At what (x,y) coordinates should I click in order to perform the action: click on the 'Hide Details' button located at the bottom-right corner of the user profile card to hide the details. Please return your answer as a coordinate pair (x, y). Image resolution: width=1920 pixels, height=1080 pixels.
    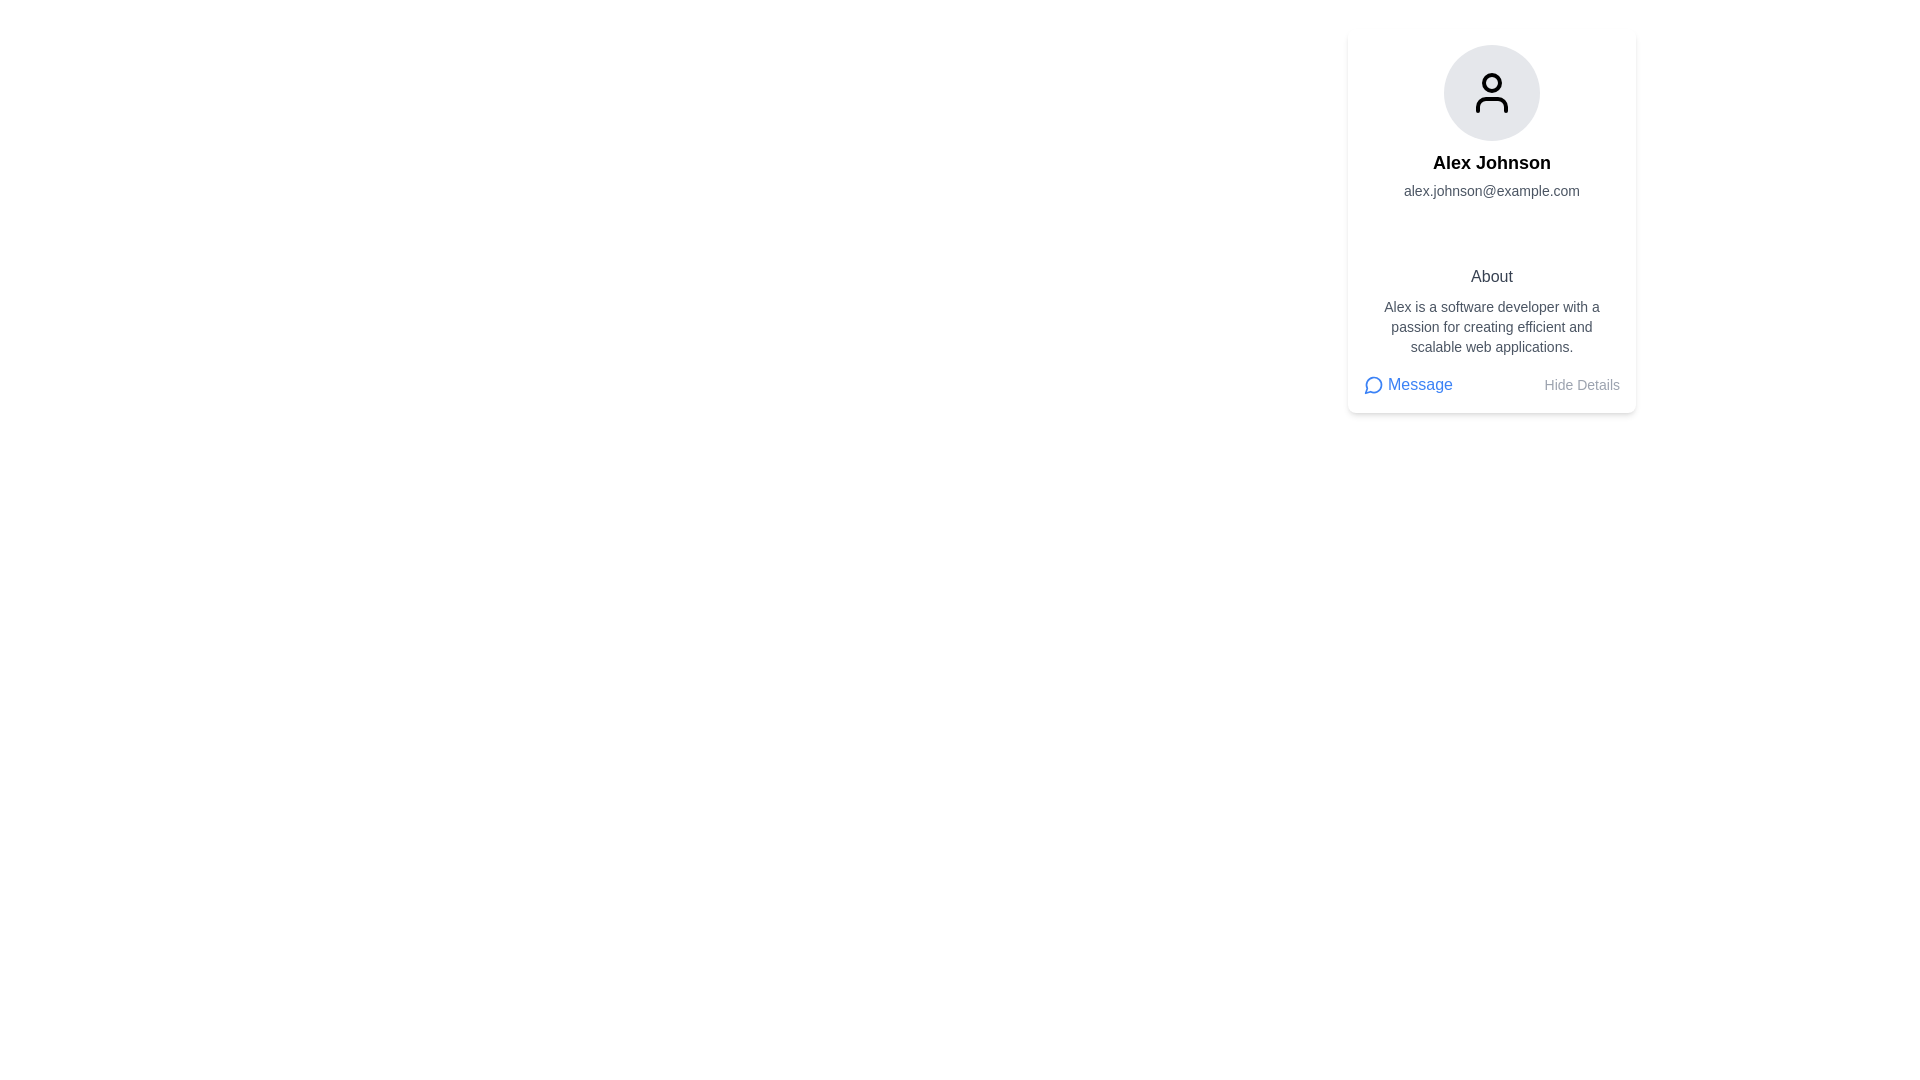
    Looking at the image, I should click on (1581, 385).